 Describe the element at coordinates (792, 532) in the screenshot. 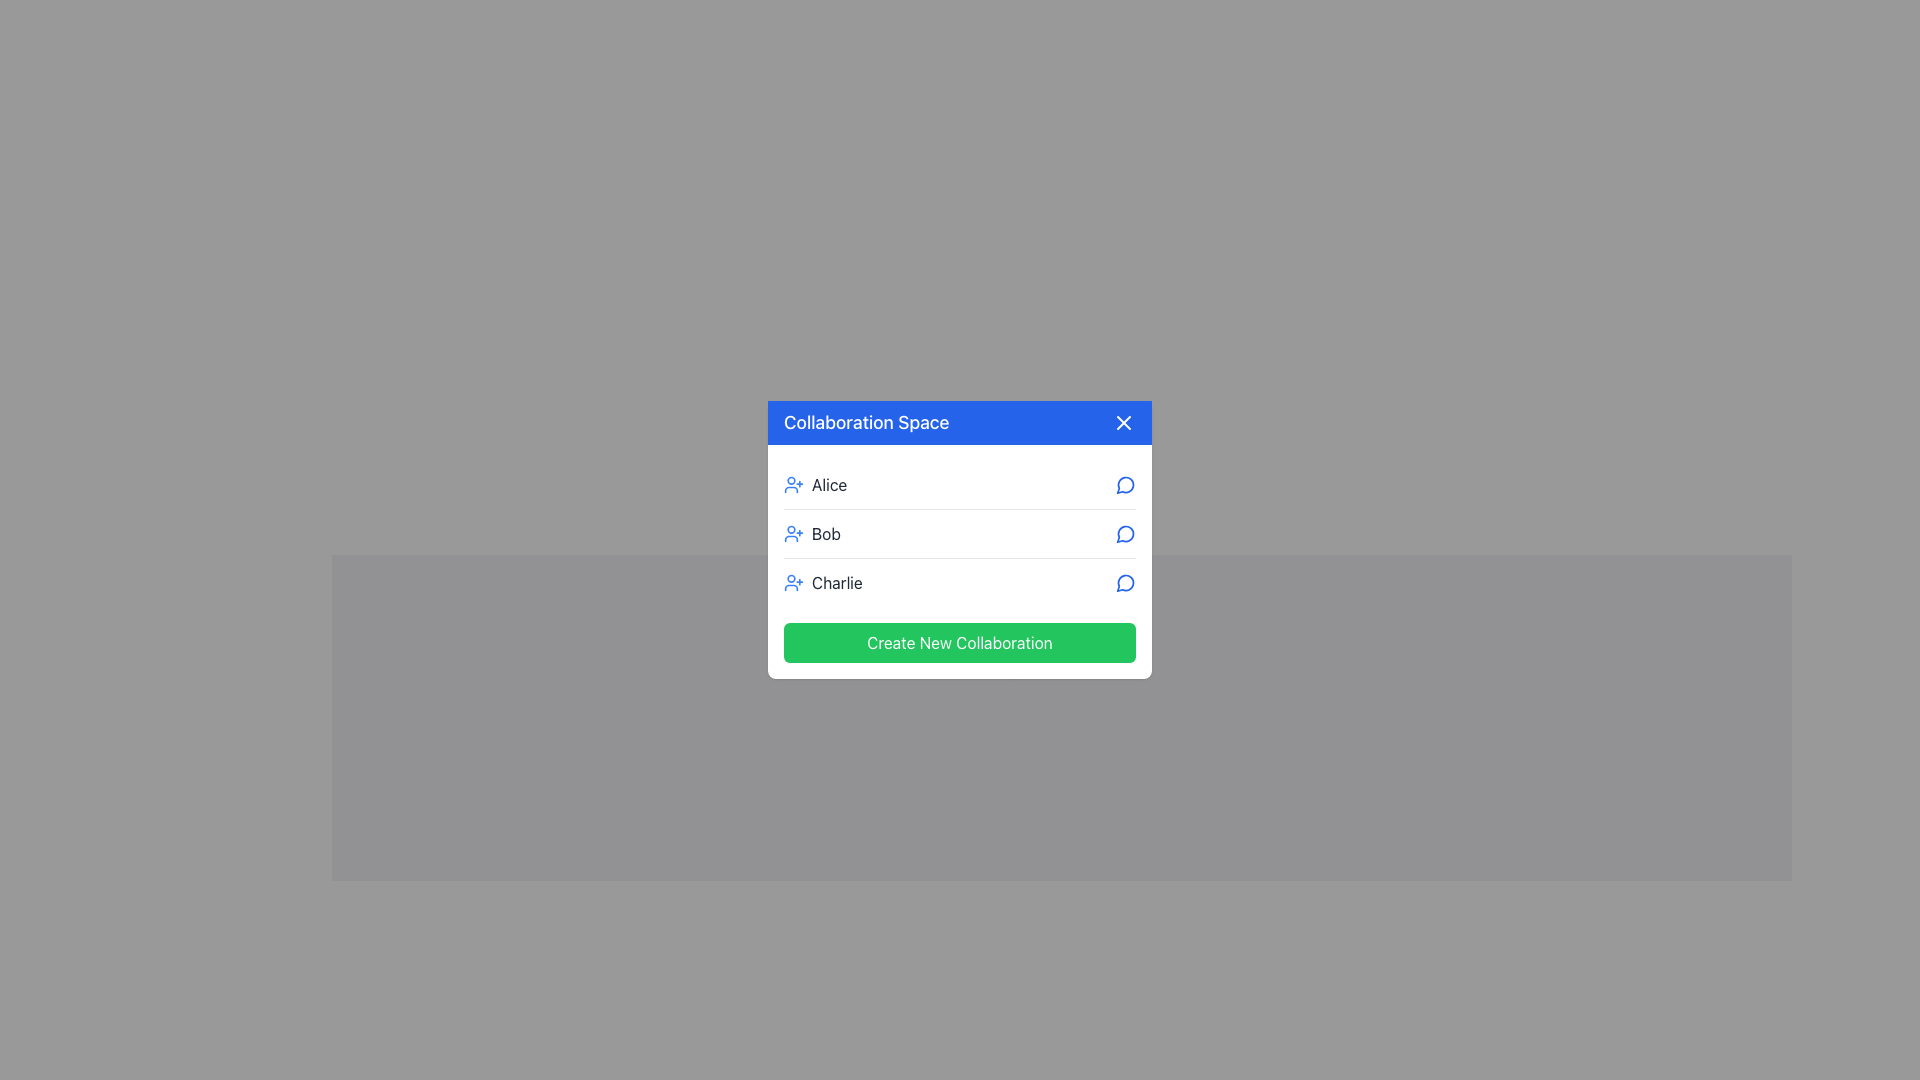

I see `the Icon button to the left of the name 'Bob' in the second row of the 'Collaboration Space' popup` at that location.